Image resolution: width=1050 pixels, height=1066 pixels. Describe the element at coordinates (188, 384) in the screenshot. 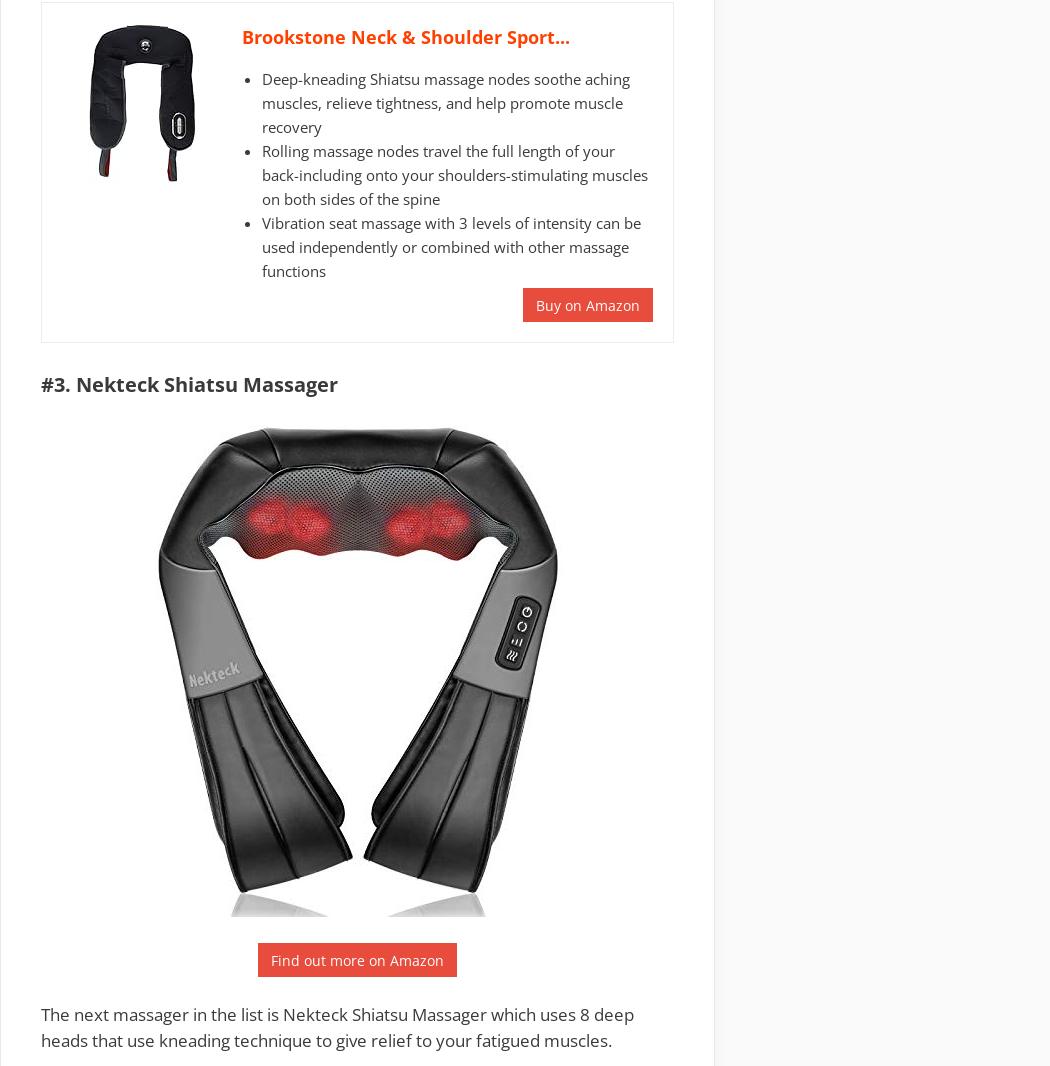

I see `'#3. Nekteck Shiatsu Massager'` at that location.